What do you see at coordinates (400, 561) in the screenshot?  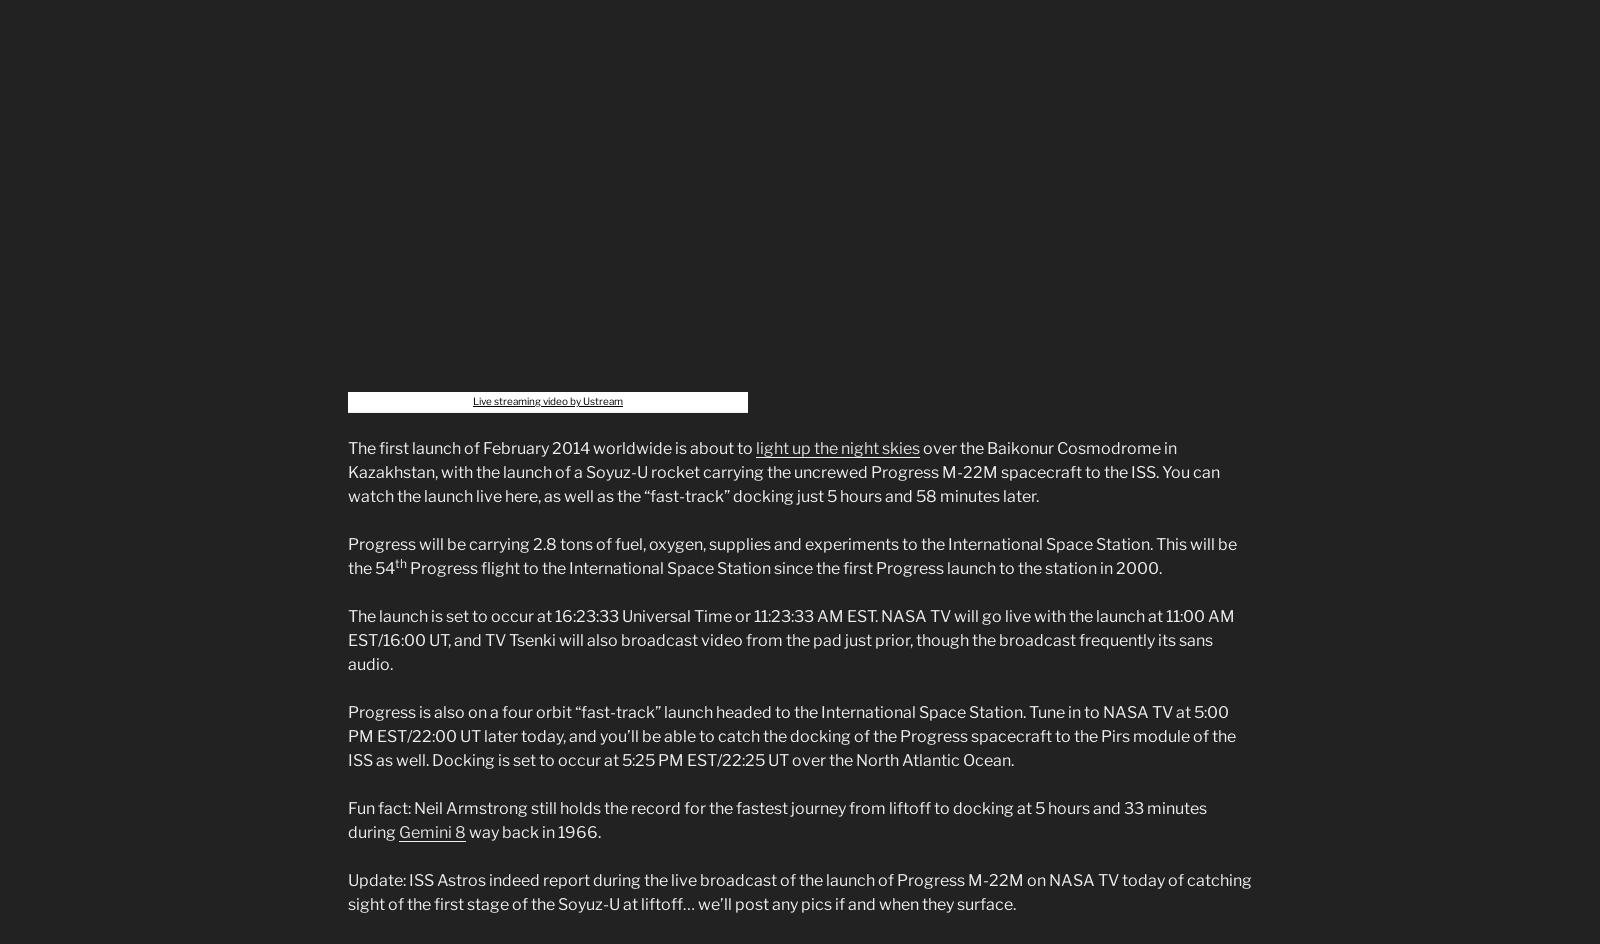 I see `'th'` at bounding box center [400, 561].